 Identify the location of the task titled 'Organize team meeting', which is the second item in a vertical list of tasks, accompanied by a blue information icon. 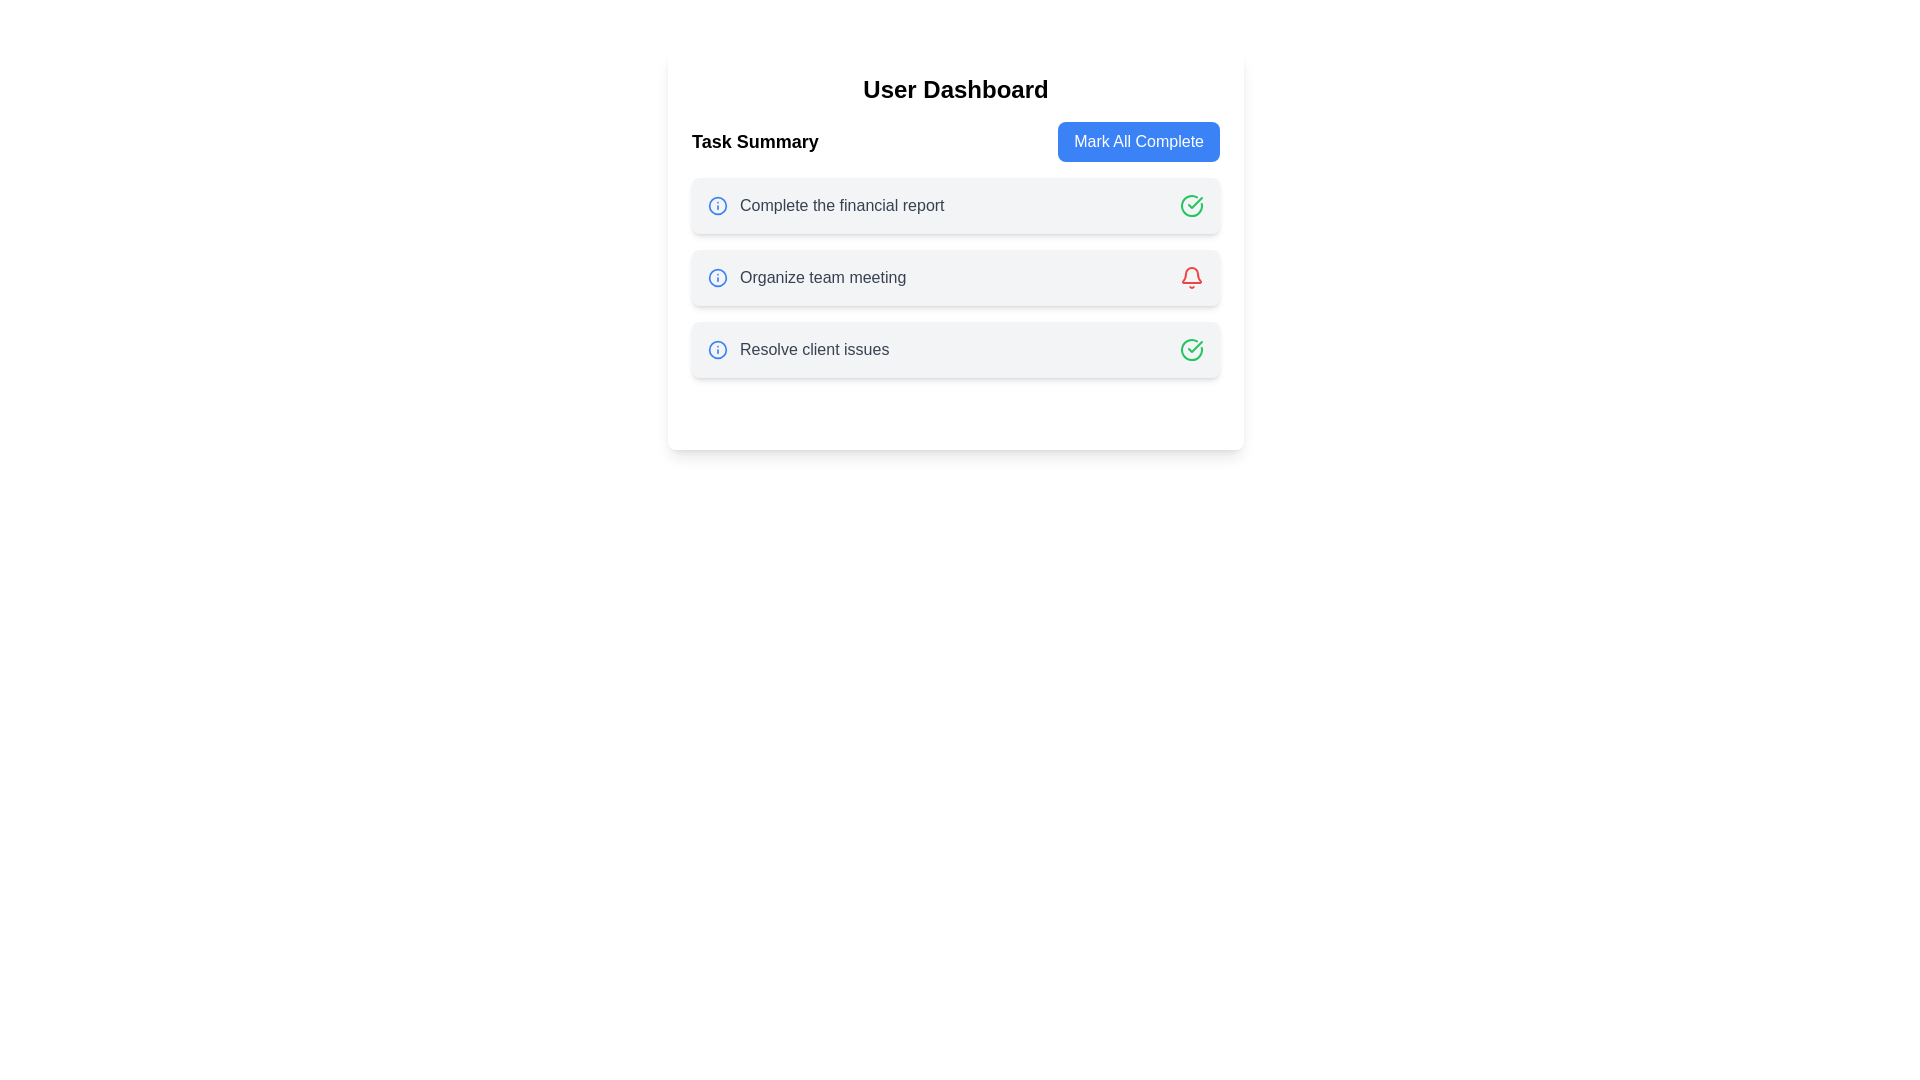
(807, 277).